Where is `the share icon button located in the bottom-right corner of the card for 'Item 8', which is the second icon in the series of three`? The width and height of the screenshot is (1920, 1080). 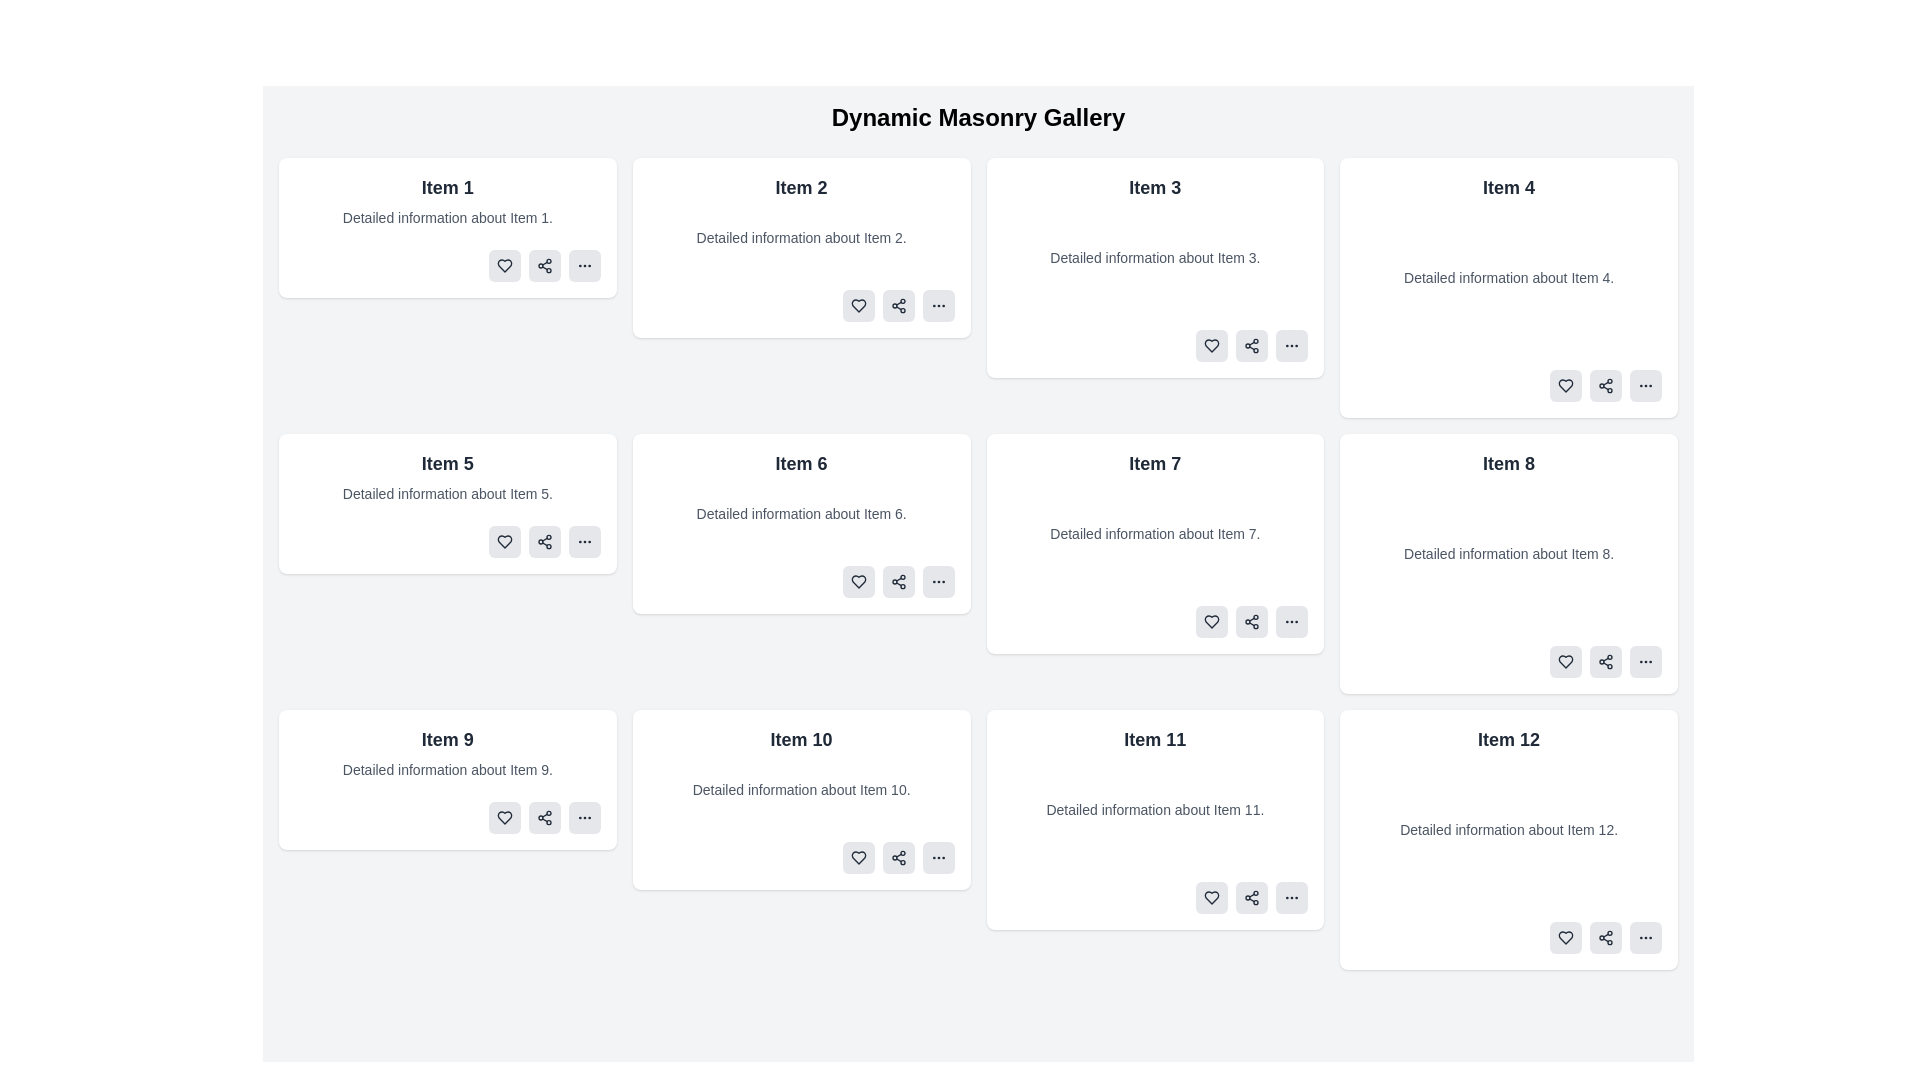
the share icon button located in the bottom-right corner of the card for 'Item 8', which is the second icon in the series of three is located at coordinates (1606, 662).